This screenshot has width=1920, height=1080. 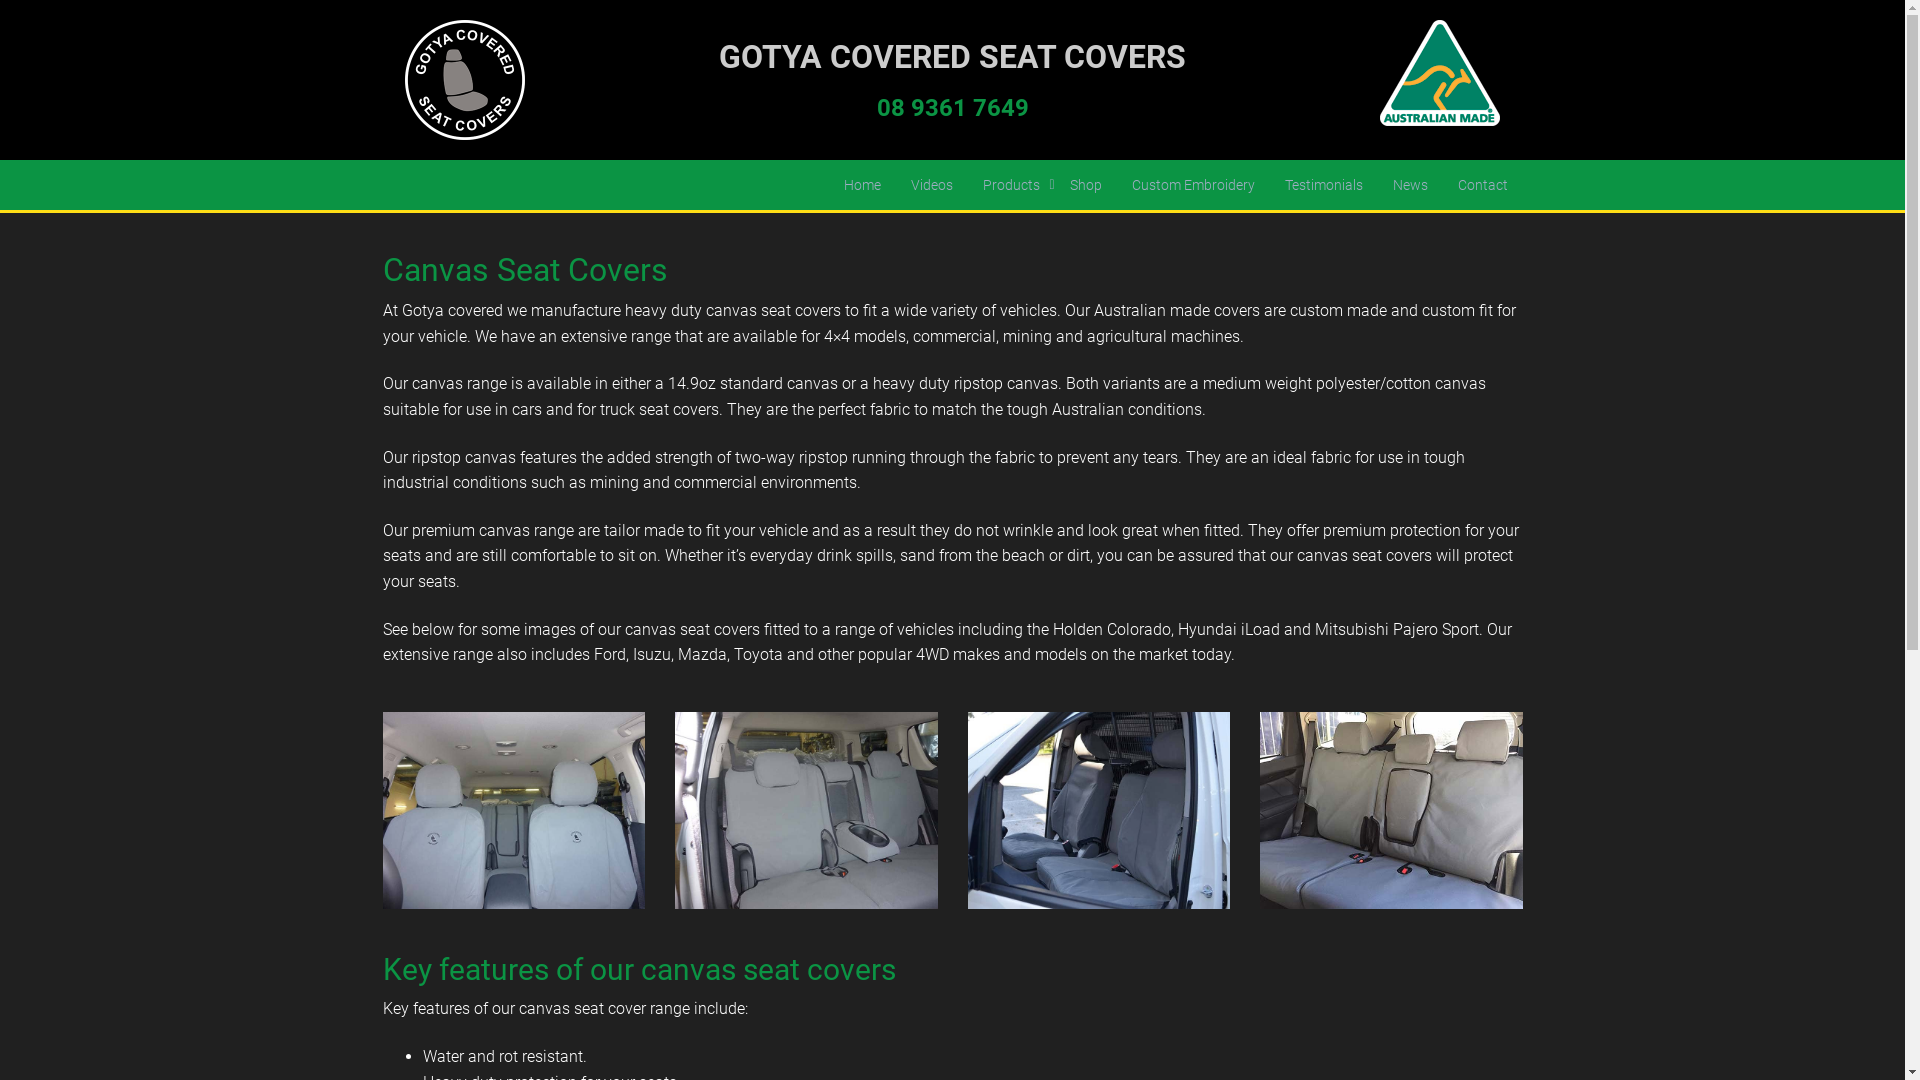 What do you see at coordinates (1376, 185) in the screenshot?
I see `'News'` at bounding box center [1376, 185].